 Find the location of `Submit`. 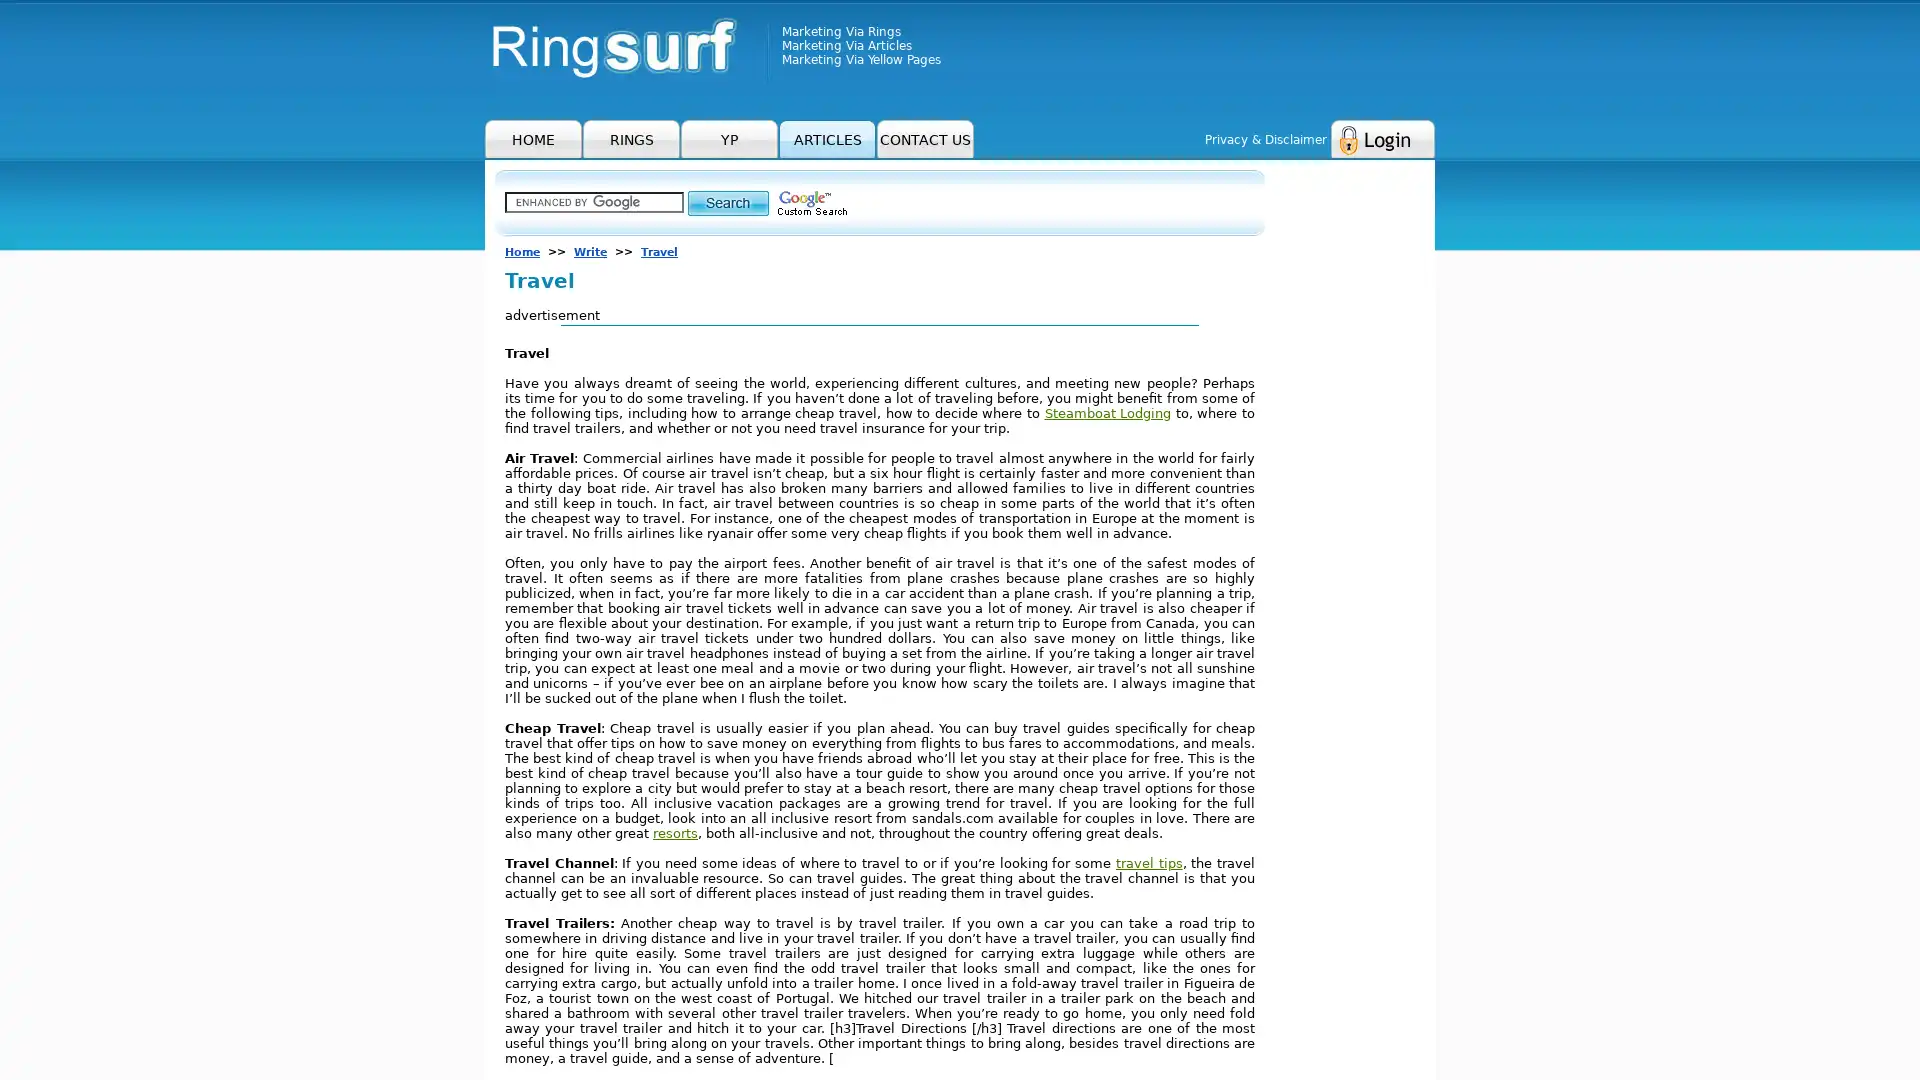

Submit is located at coordinates (727, 202).